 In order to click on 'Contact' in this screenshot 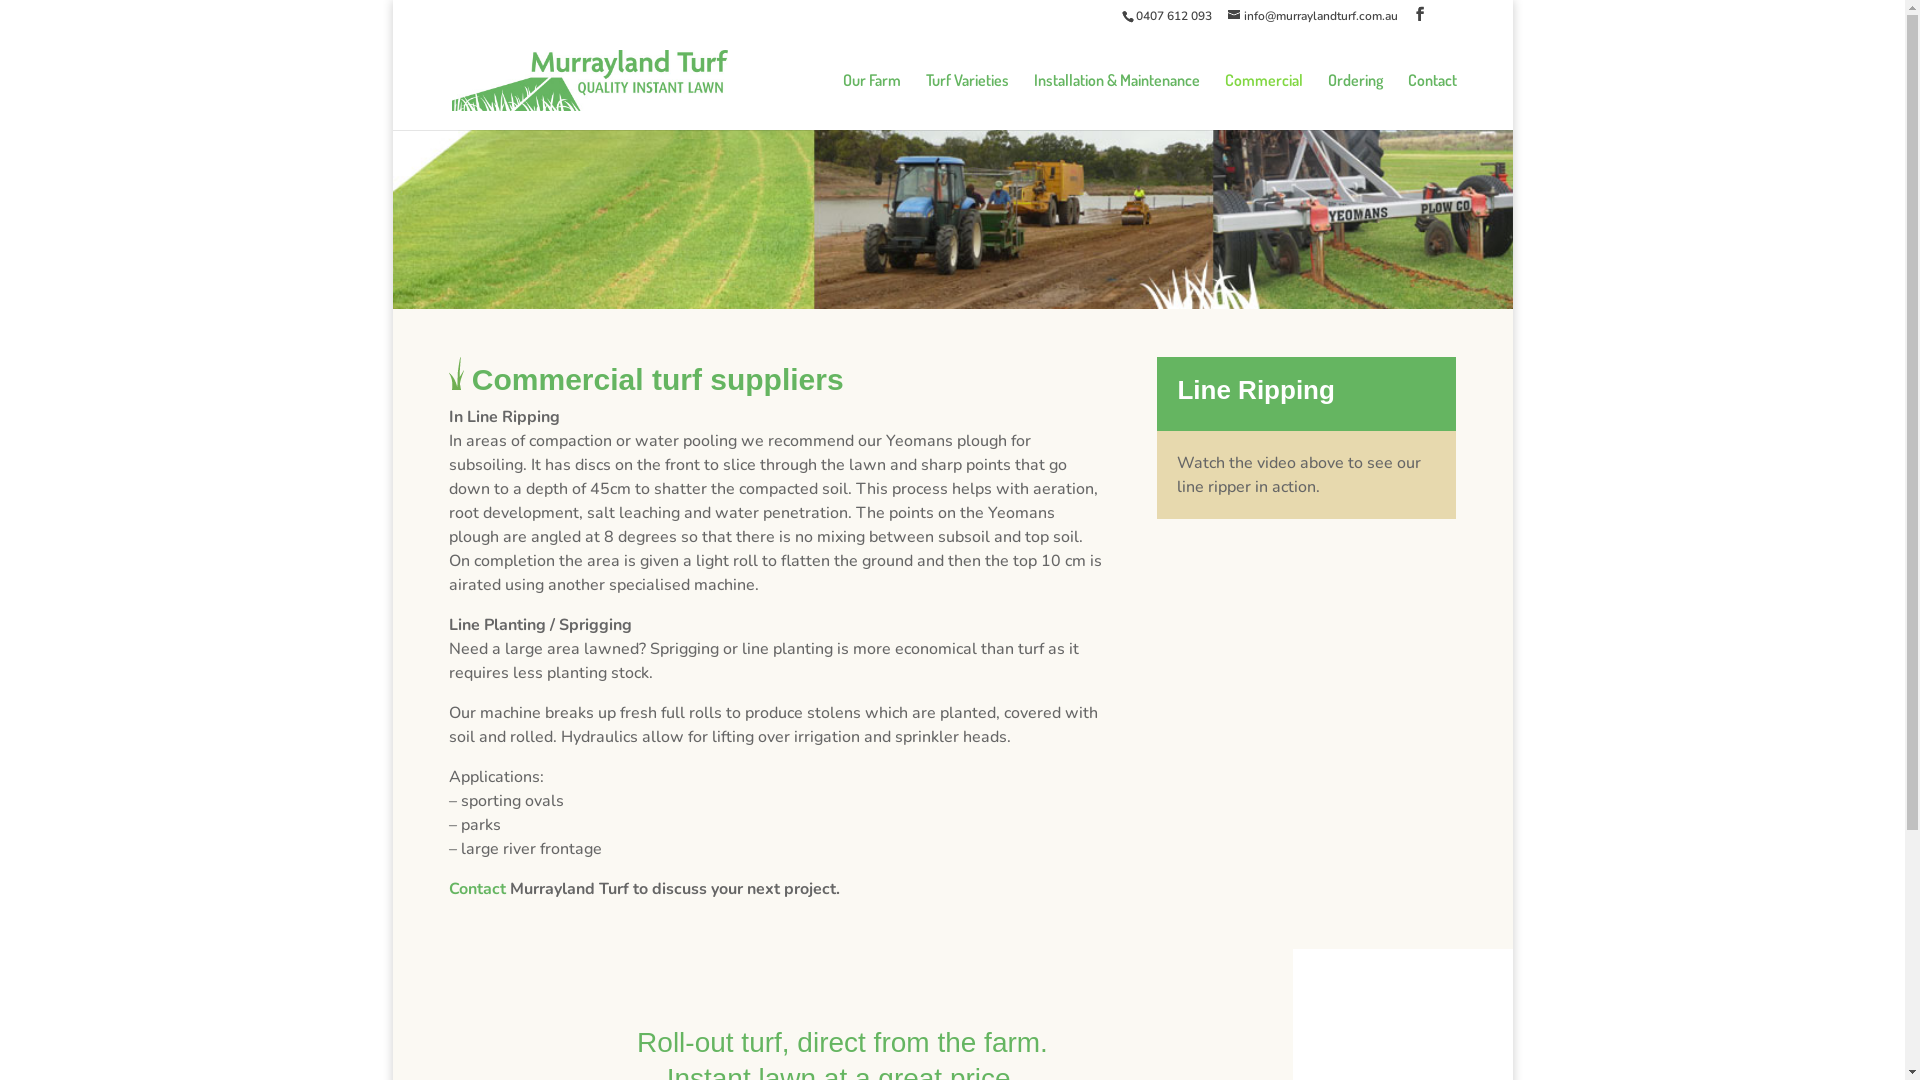, I will do `click(475, 887)`.